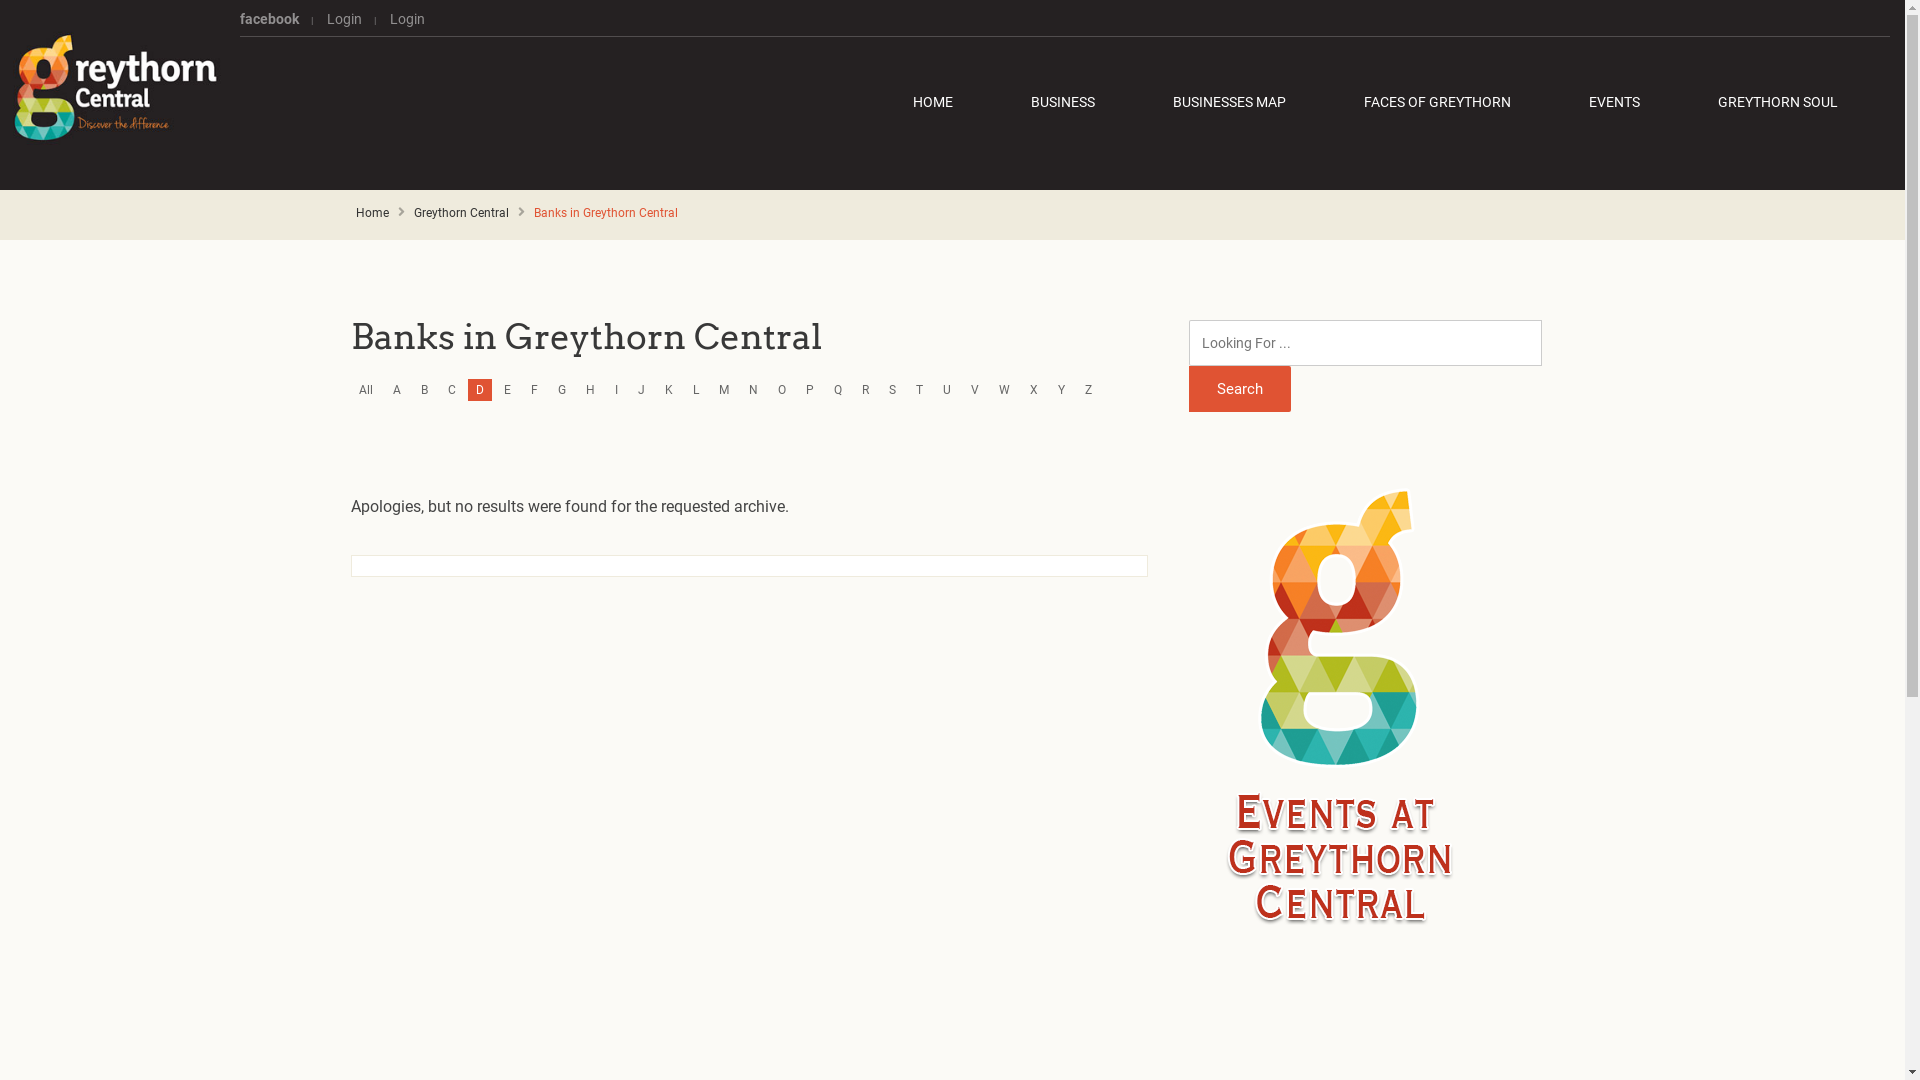 This screenshot has width=1920, height=1080. Describe the element at coordinates (1061, 101) in the screenshot. I see `'BUSINESS'` at that location.